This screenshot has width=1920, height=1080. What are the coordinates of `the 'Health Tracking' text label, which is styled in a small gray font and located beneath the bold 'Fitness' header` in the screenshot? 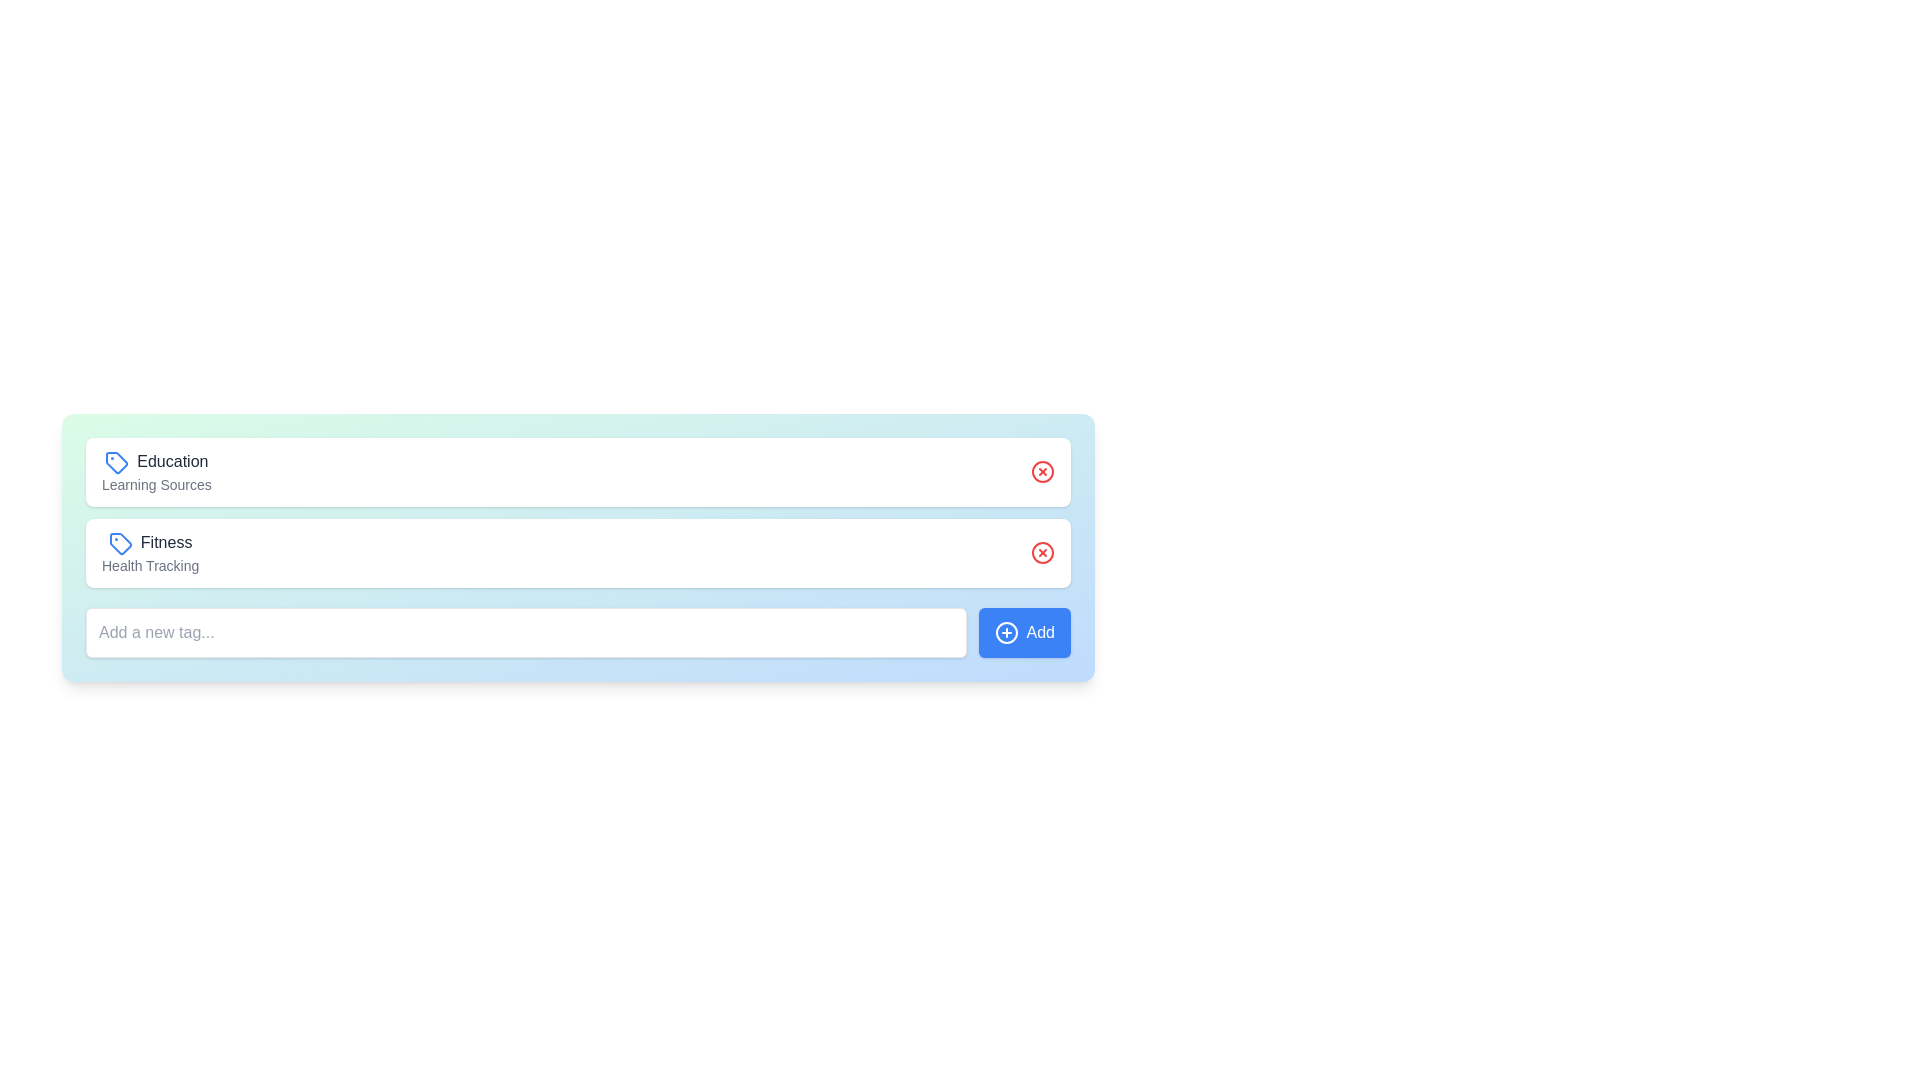 It's located at (149, 565).